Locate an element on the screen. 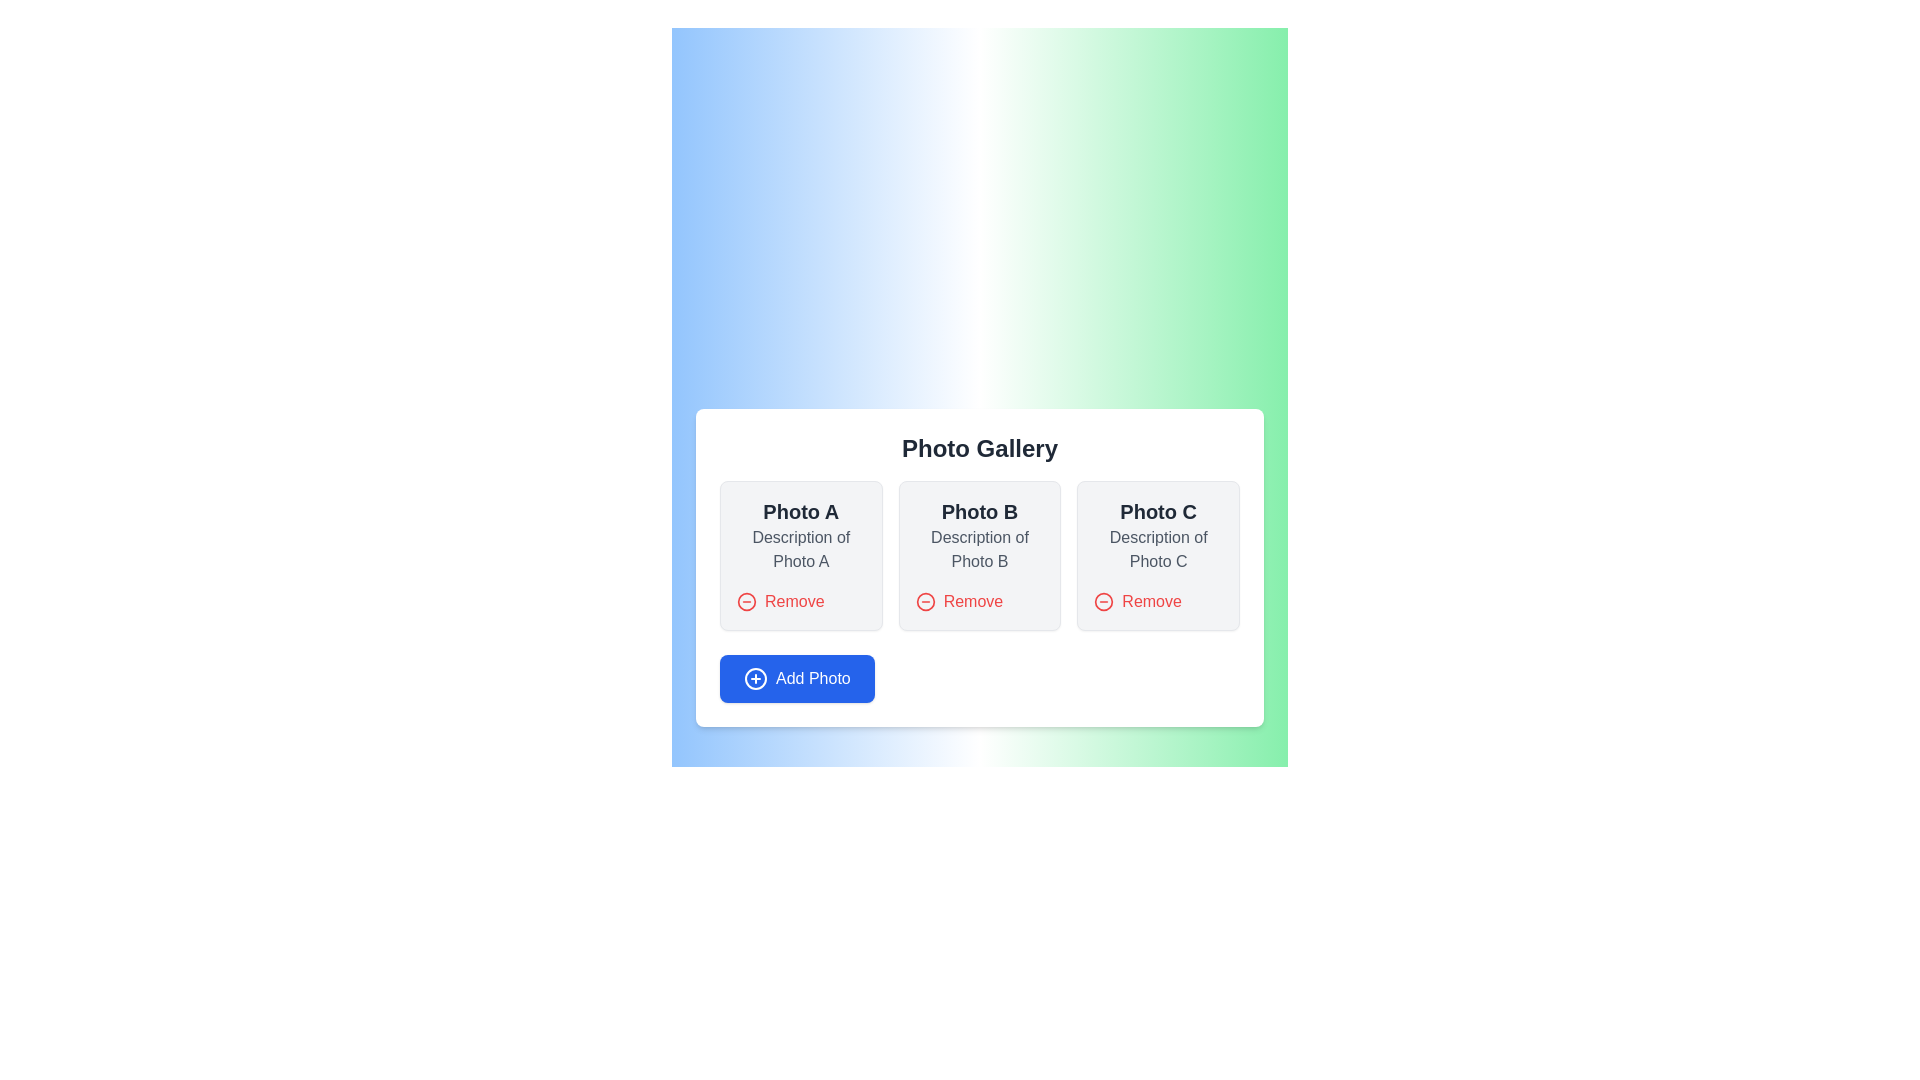 Image resolution: width=1920 pixels, height=1080 pixels. the button located at the bottom left corner of the photo gallery interface to initiate the photo addition process is located at coordinates (796, 677).